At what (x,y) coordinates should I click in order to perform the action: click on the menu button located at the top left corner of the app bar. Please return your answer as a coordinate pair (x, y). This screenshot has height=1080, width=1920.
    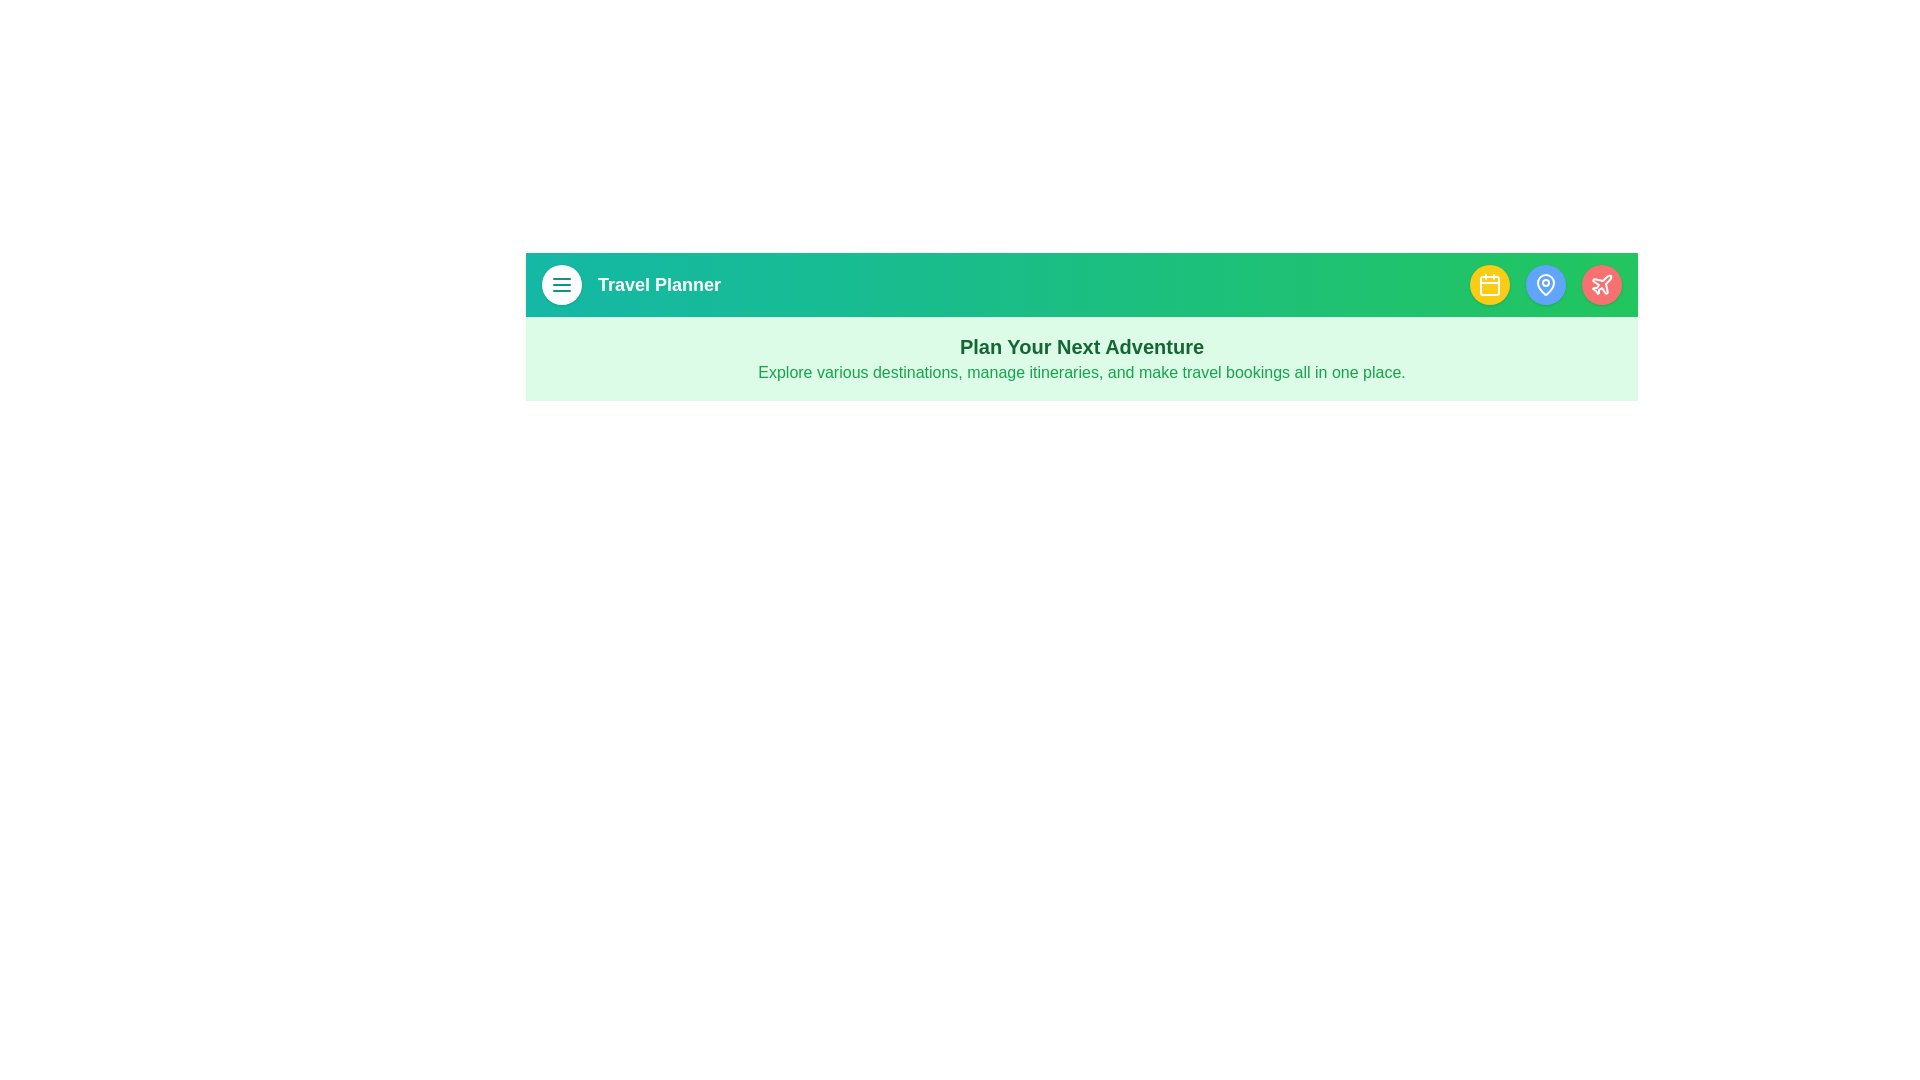
    Looking at the image, I should click on (560, 285).